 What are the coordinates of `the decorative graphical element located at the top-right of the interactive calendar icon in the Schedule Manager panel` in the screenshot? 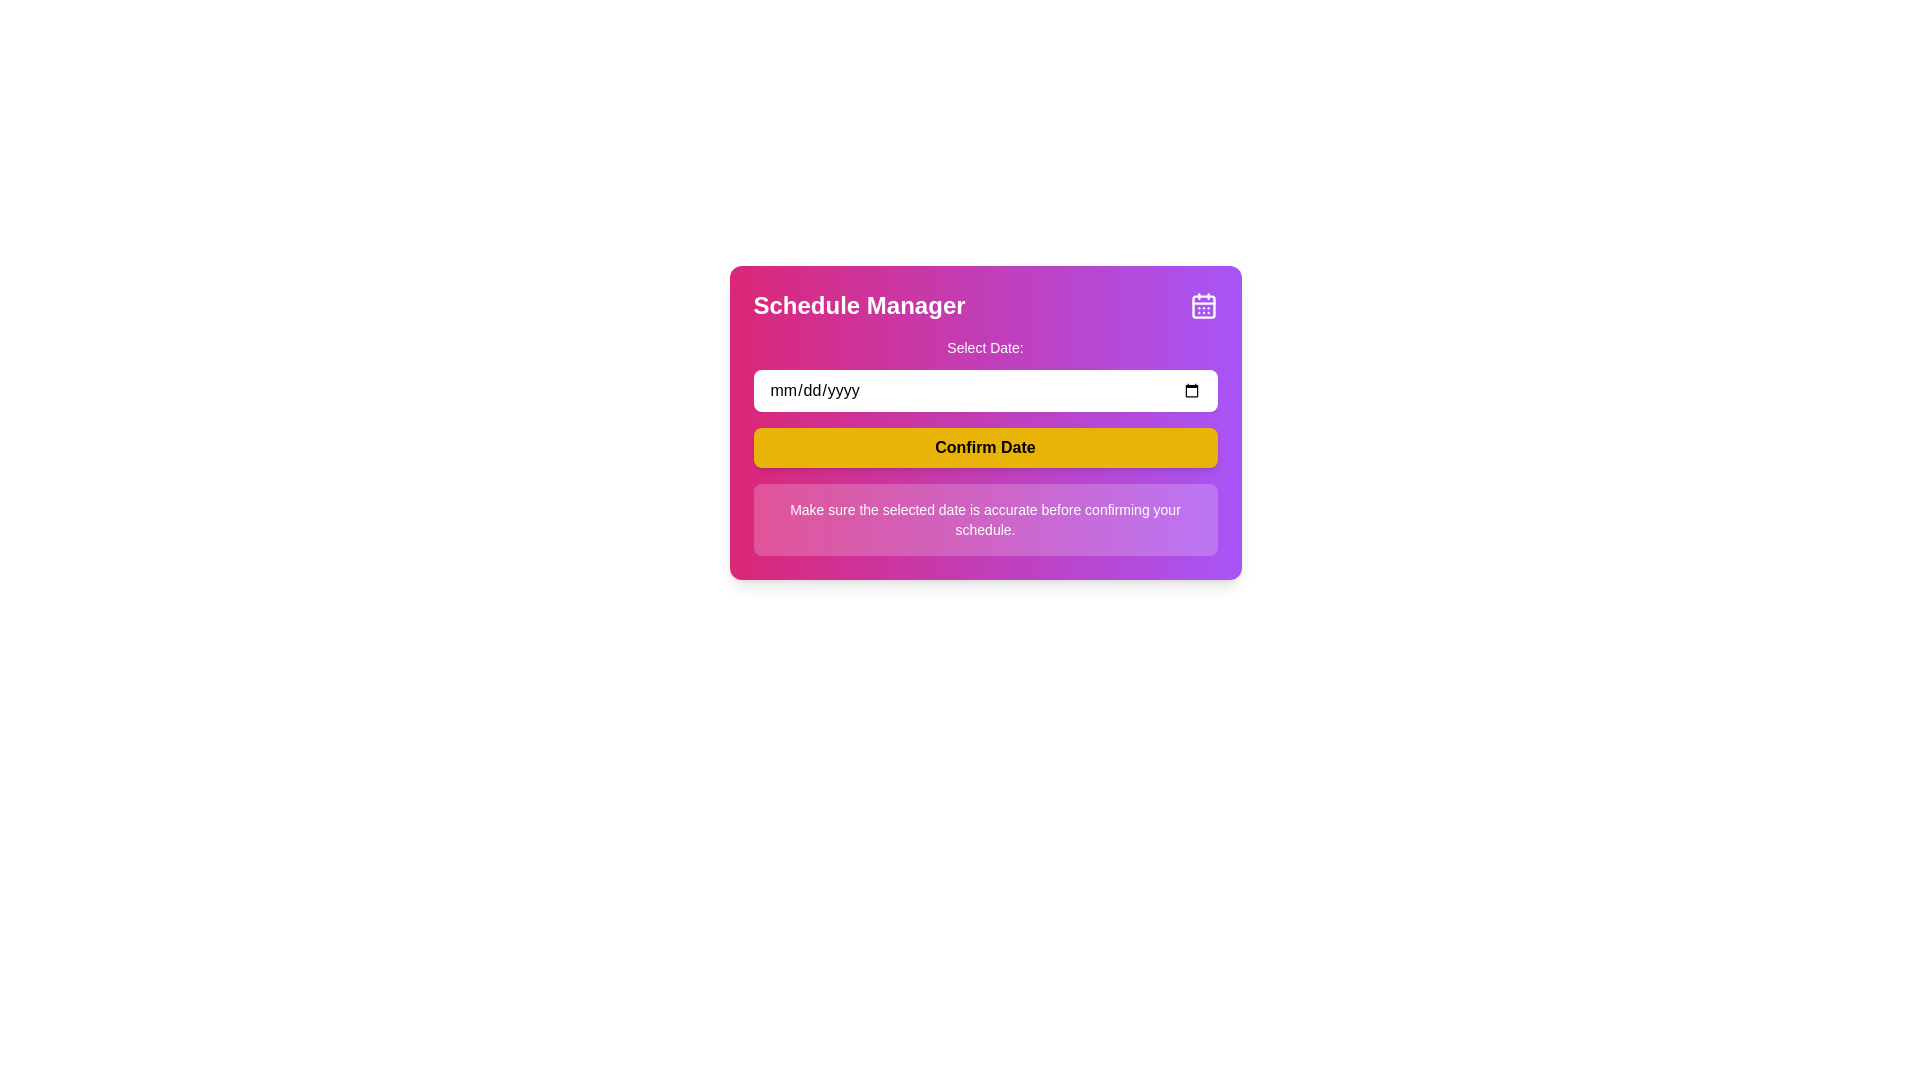 It's located at (1202, 307).